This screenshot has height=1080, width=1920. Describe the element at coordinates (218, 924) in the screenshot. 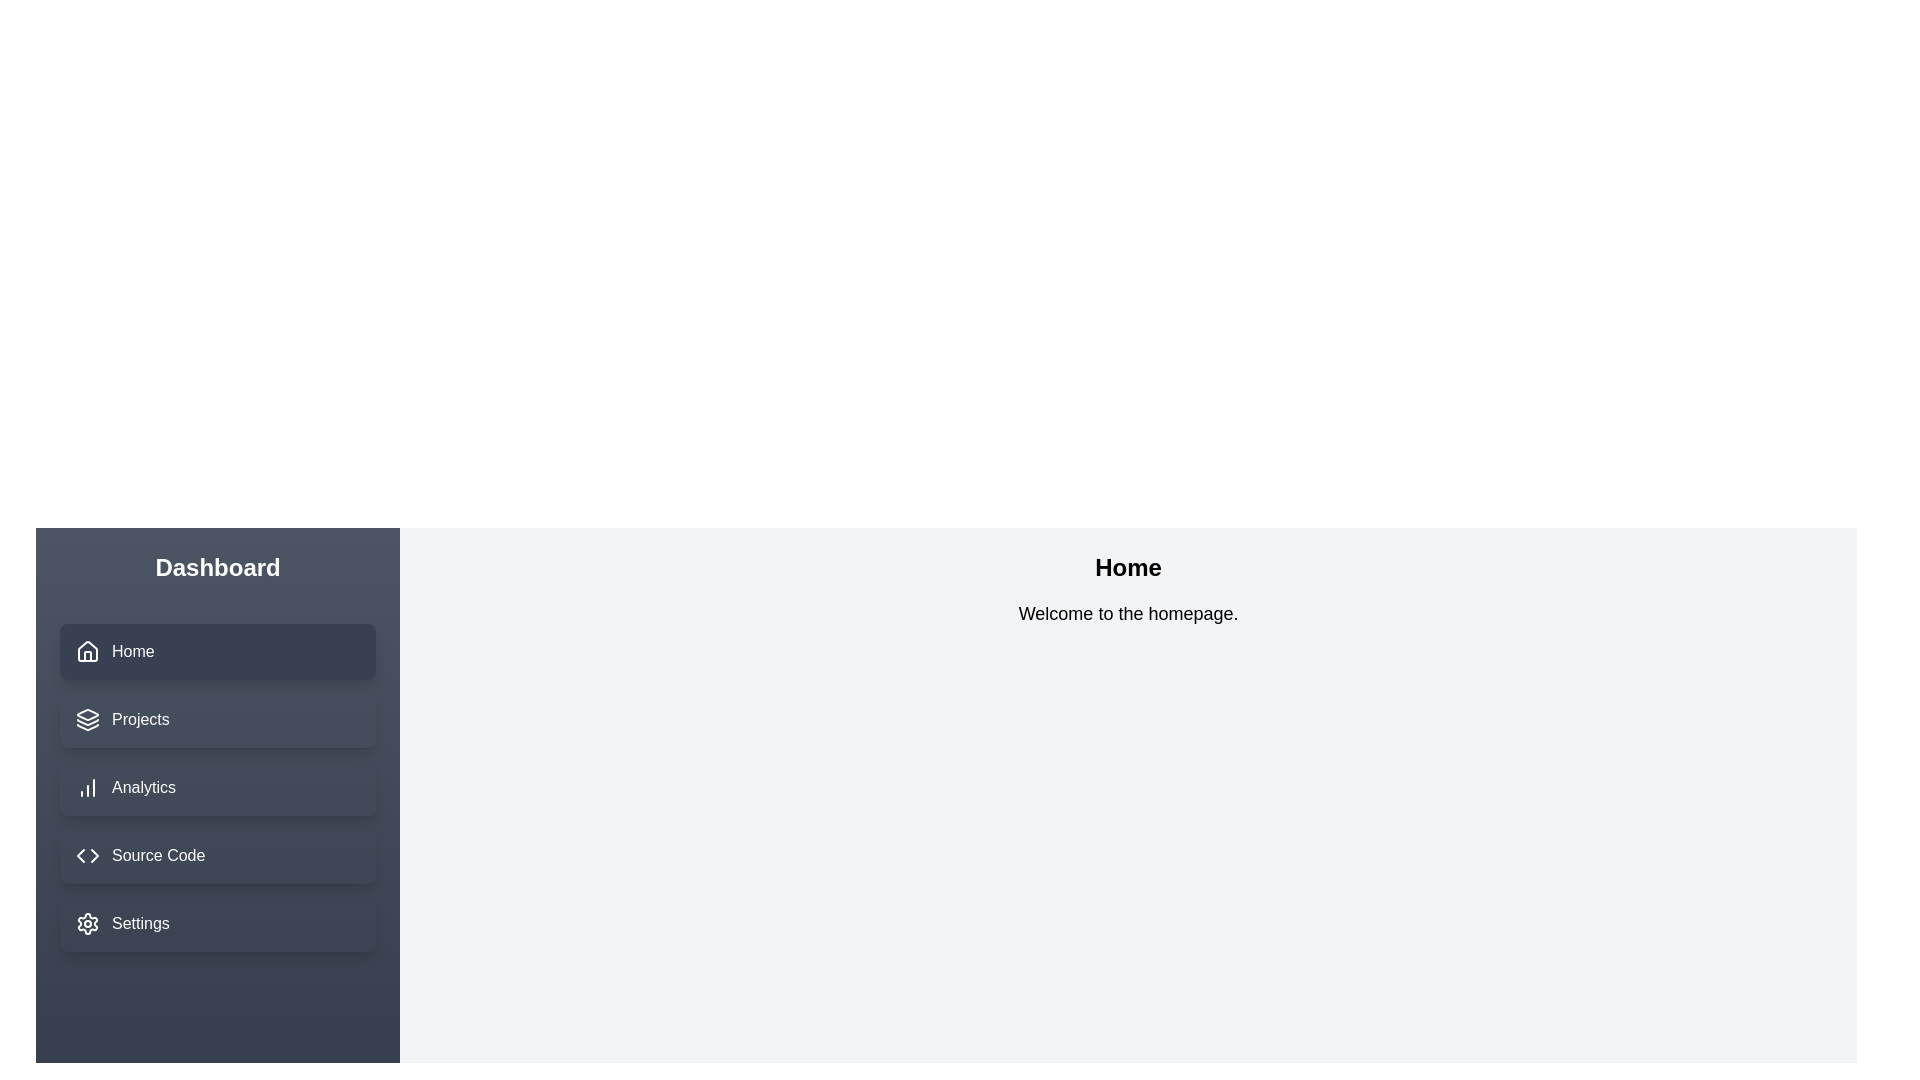

I see `the navigation button located at the bottom of the vertical menu, directly below the 'Source Code' button` at that location.